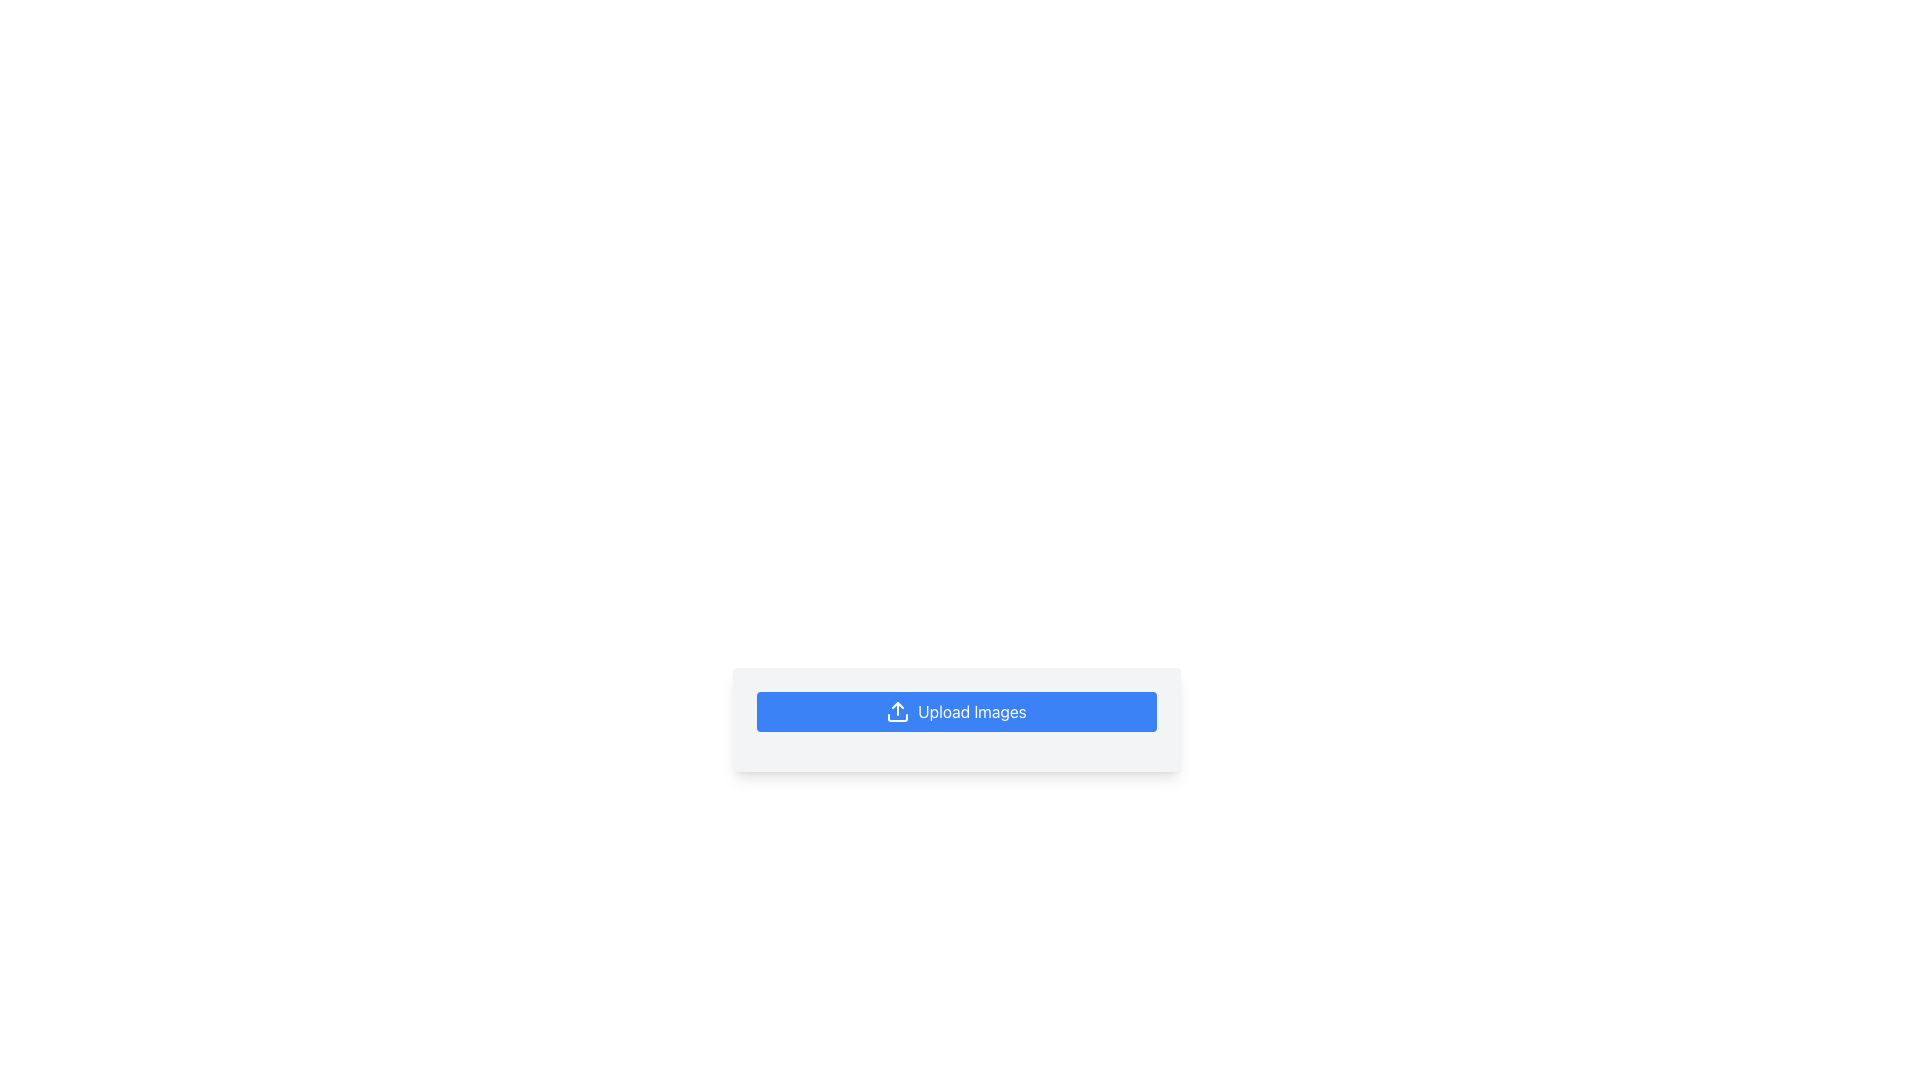 This screenshot has width=1920, height=1080. What do you see at coordinates (955, 720) in the screenshot?
I see `the 'Upload Images' button, which is a vibrant blue rectangular button with a white upward arrow icon and white text` at bounding box center [955, 720].